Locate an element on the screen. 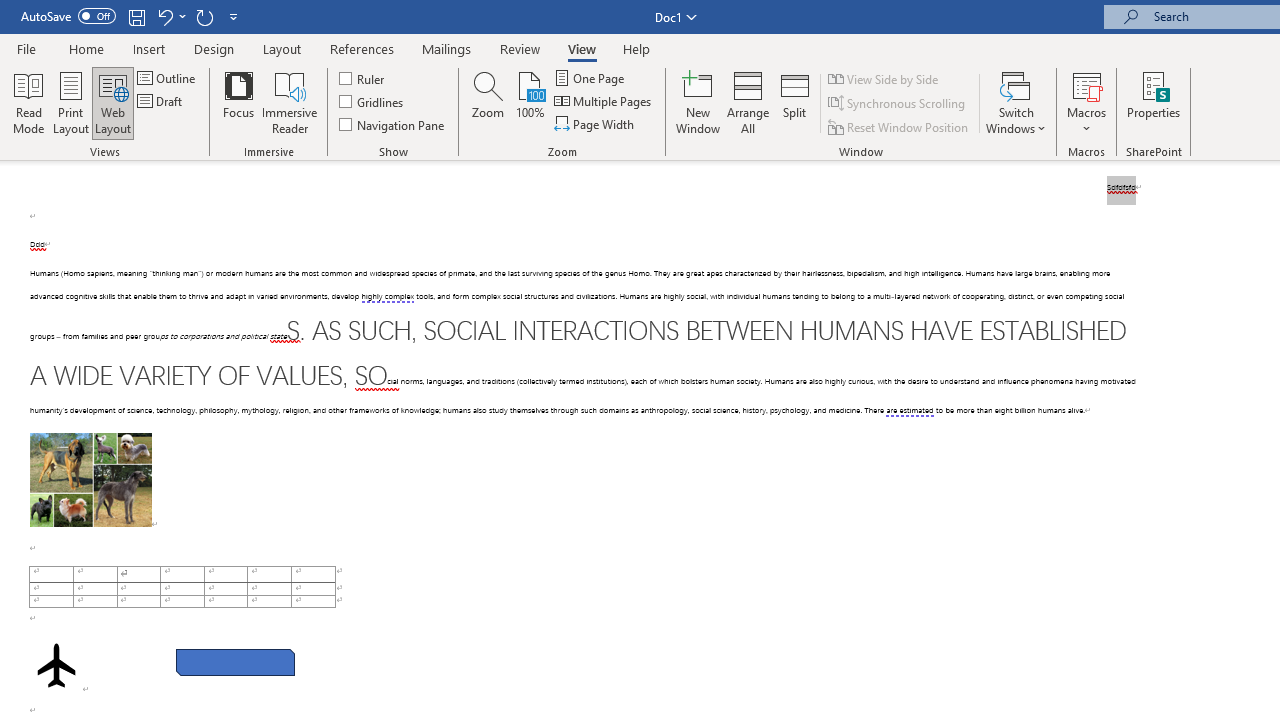 The height and width of the screenshot is (720, 1280). 'New Window' is located at coordinates (698, 103).